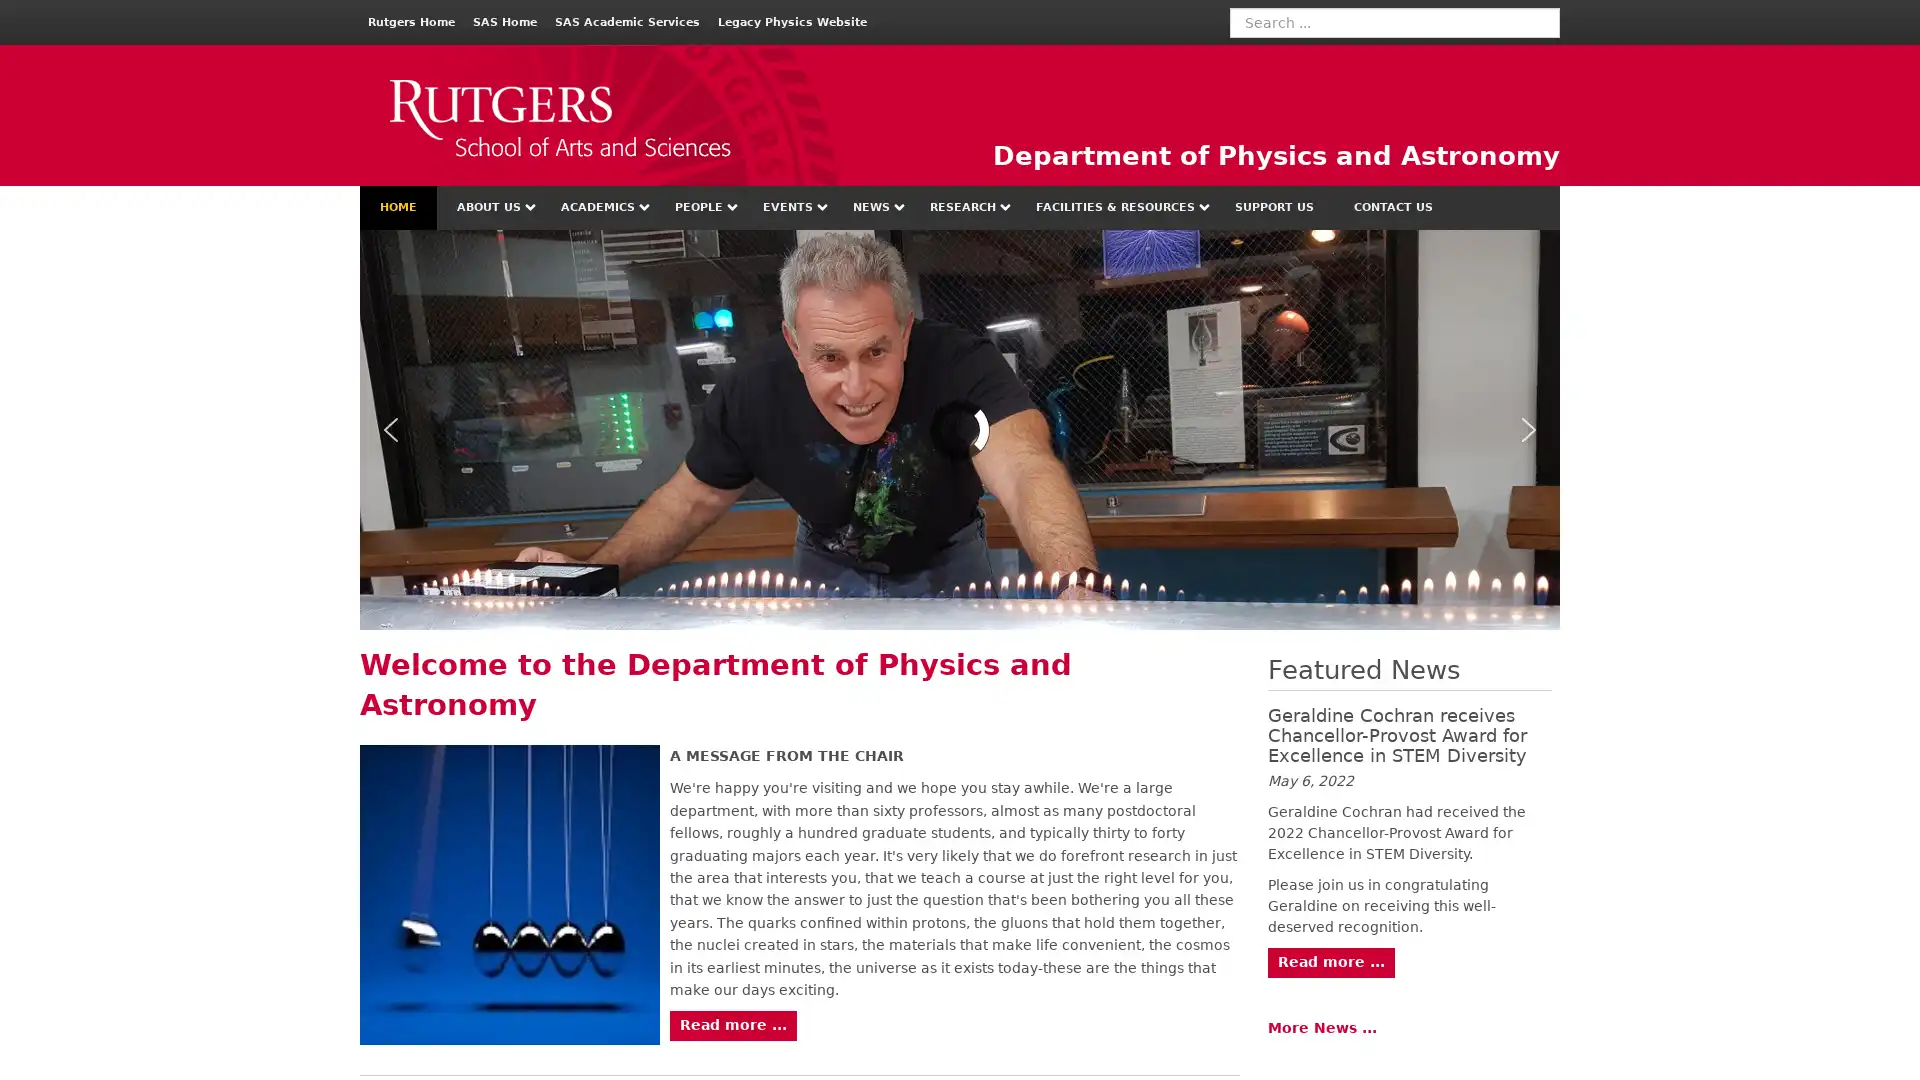  What do you see at coordinates (1528, 428) in the screenshot?
I see `next arrow` at bounding box center [1528, 428].